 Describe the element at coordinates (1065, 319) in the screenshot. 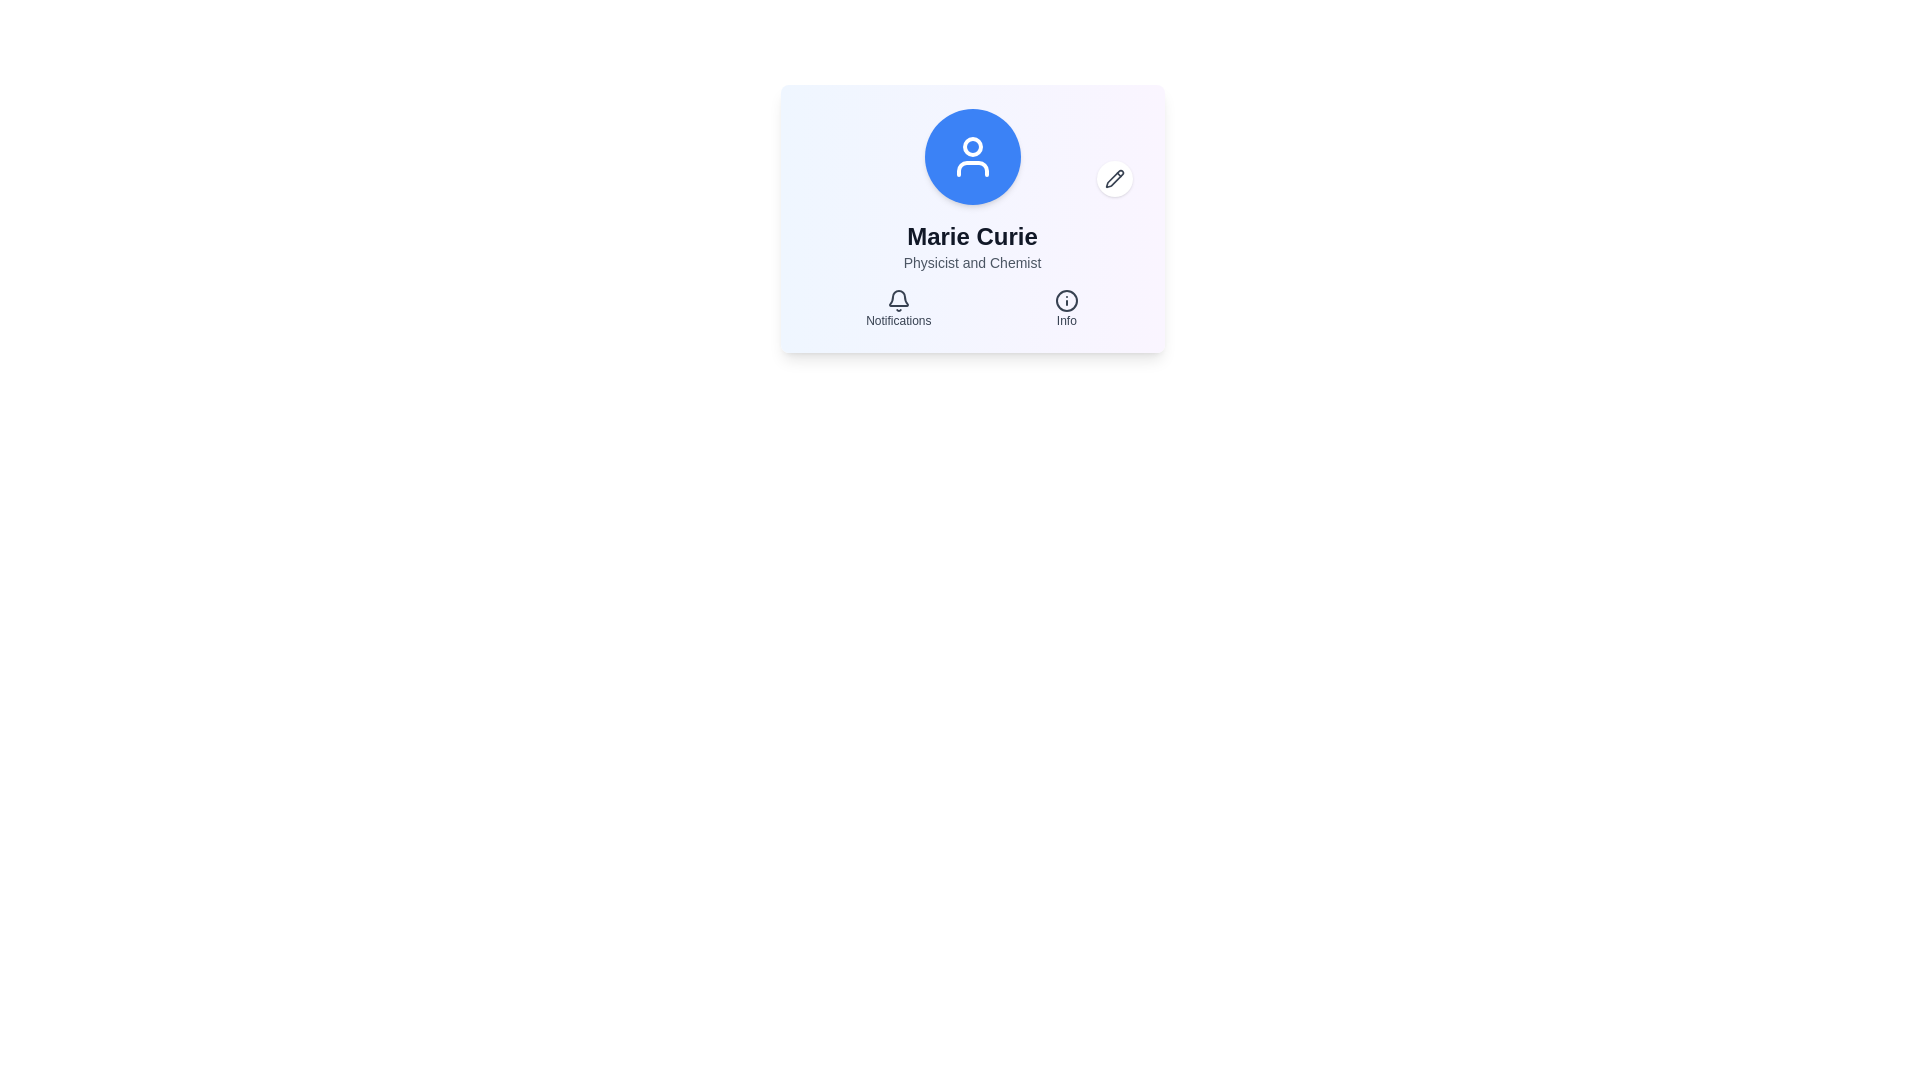

I see `the 'Info' text label styled in gray, located directly under the circular icon` at that location.